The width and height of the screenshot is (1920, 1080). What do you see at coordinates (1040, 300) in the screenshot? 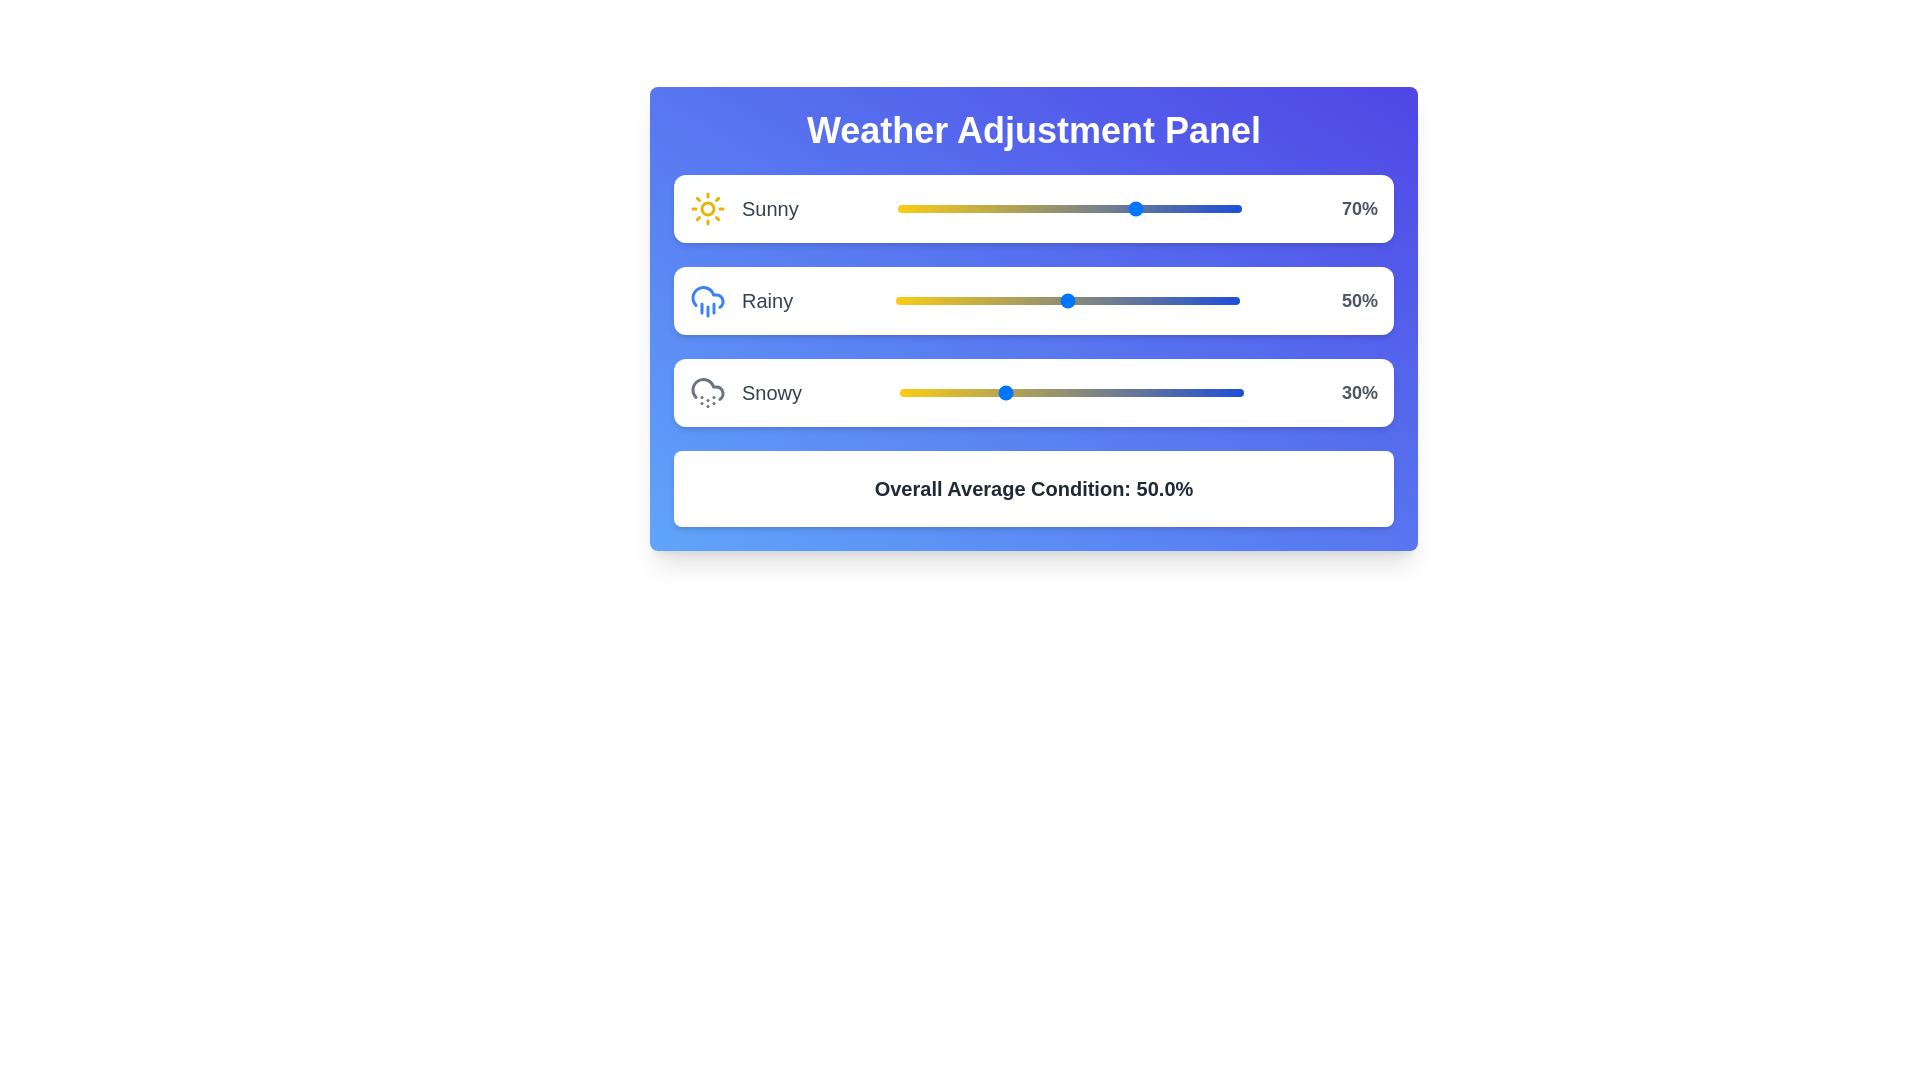
I see `the 'rainy' condition percentage` at bounding box center [1040, 300].